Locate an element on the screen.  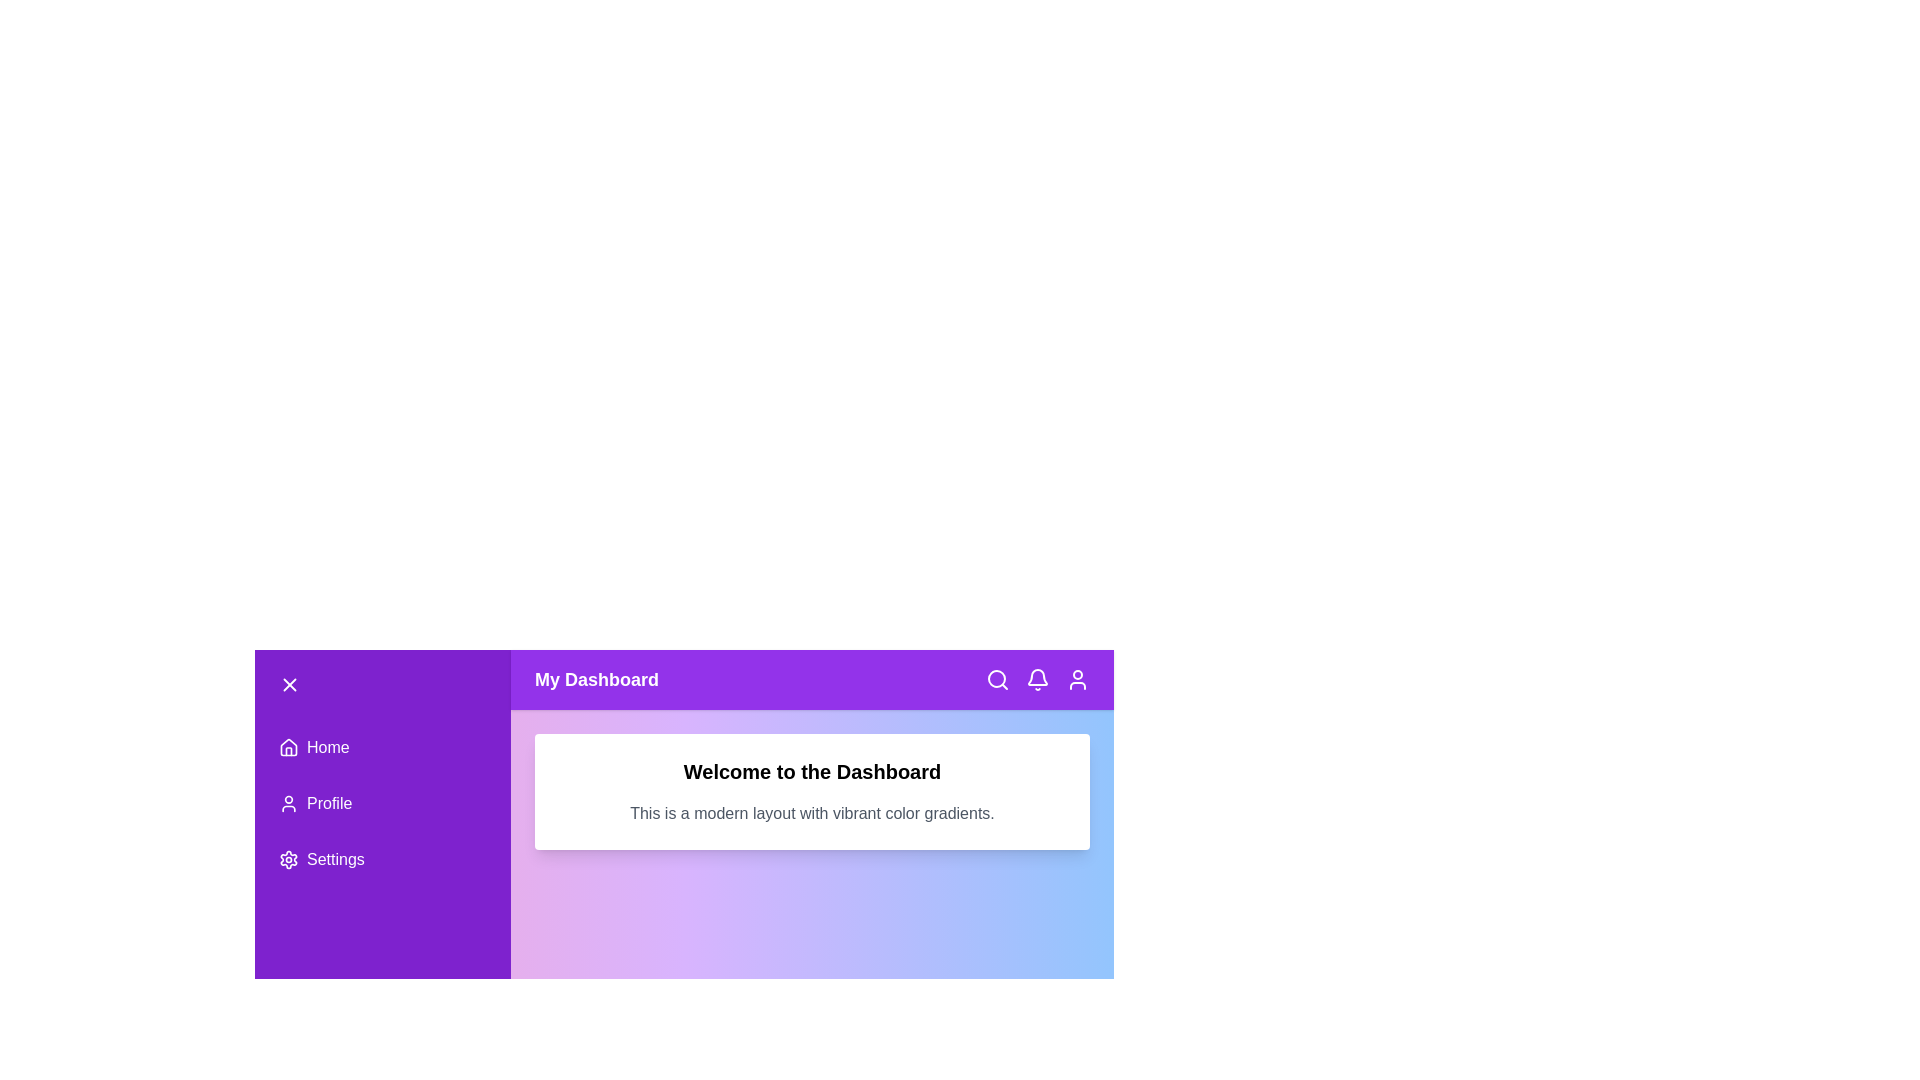
the 'Profile' menu item to navigate to the profile section is located at coordinates (383, 802).